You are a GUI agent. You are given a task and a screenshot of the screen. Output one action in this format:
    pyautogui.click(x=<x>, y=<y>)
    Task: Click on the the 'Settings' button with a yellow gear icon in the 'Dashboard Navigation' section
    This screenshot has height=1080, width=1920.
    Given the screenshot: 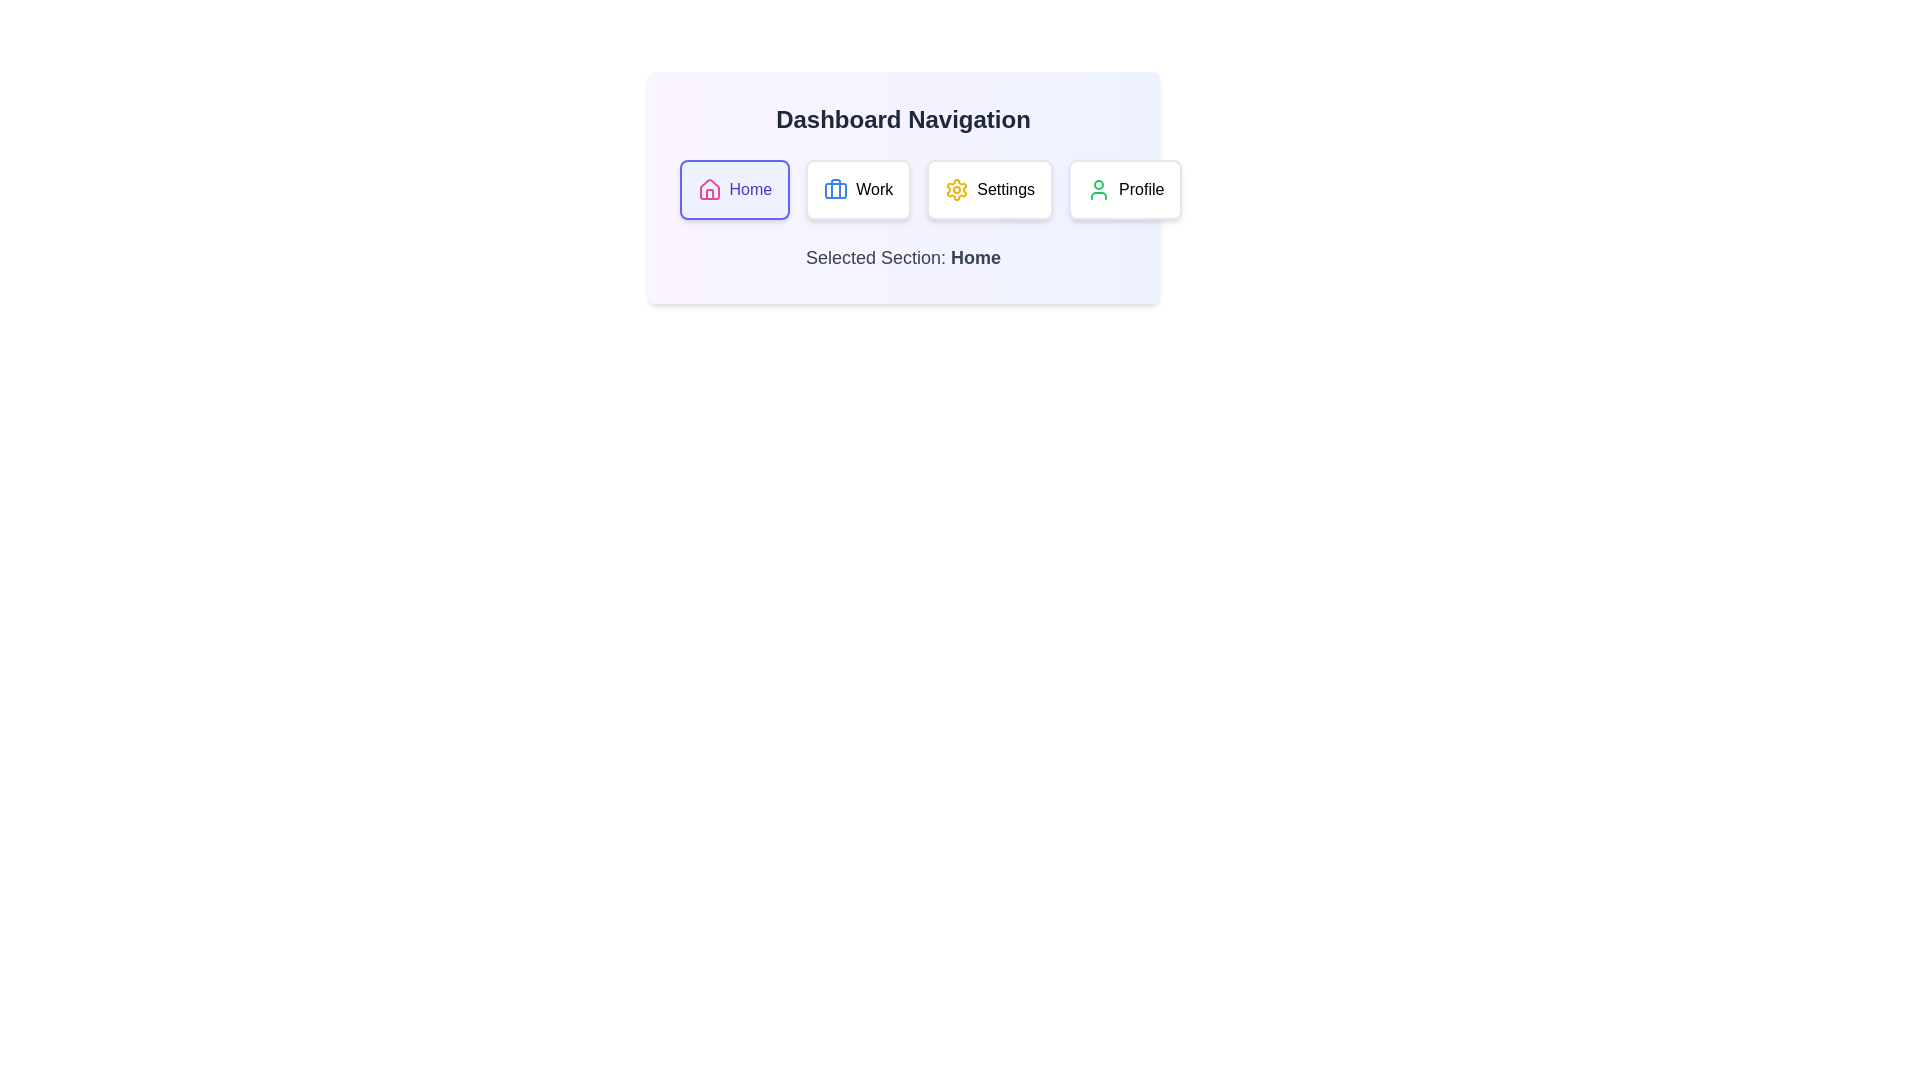 What is the action you would take?
    pyautogui.click(x=990, y=189)
    